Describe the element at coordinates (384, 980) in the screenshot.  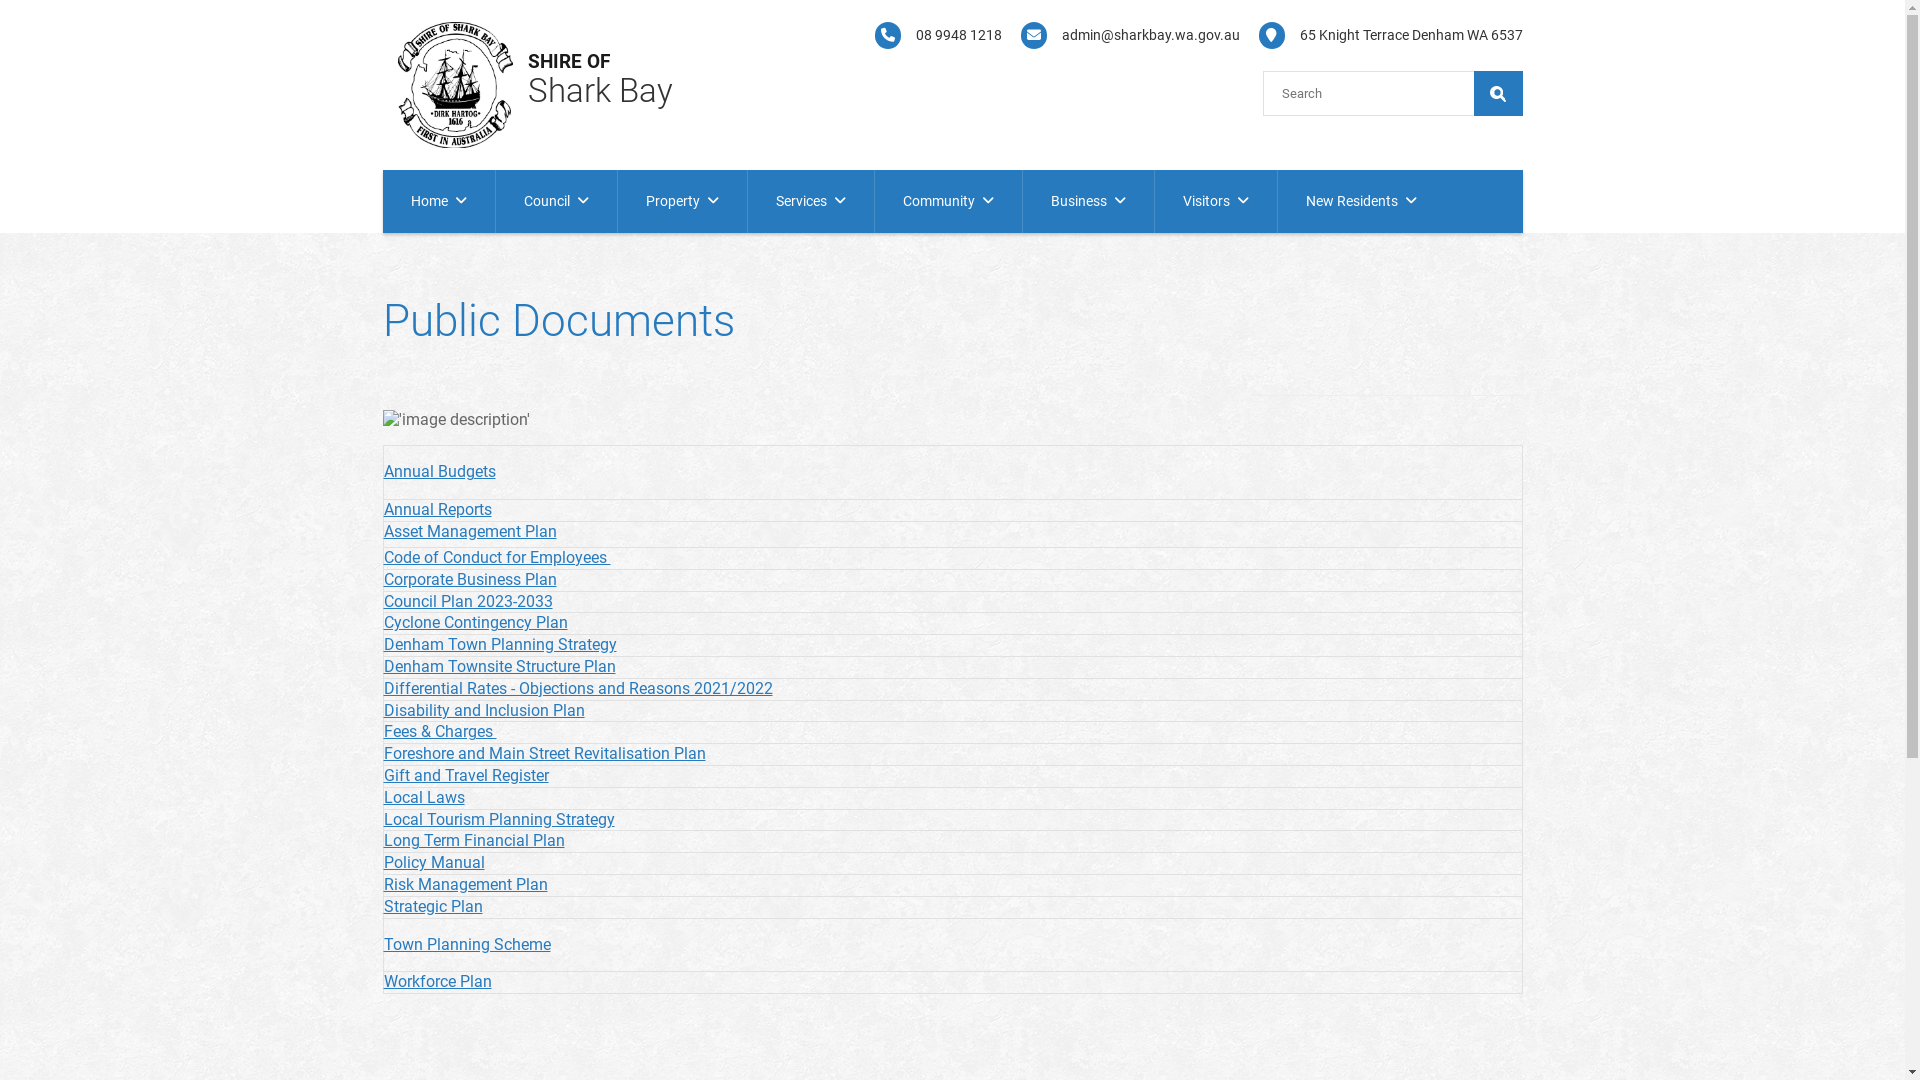
I see `'Workforce Plan'` at that location.